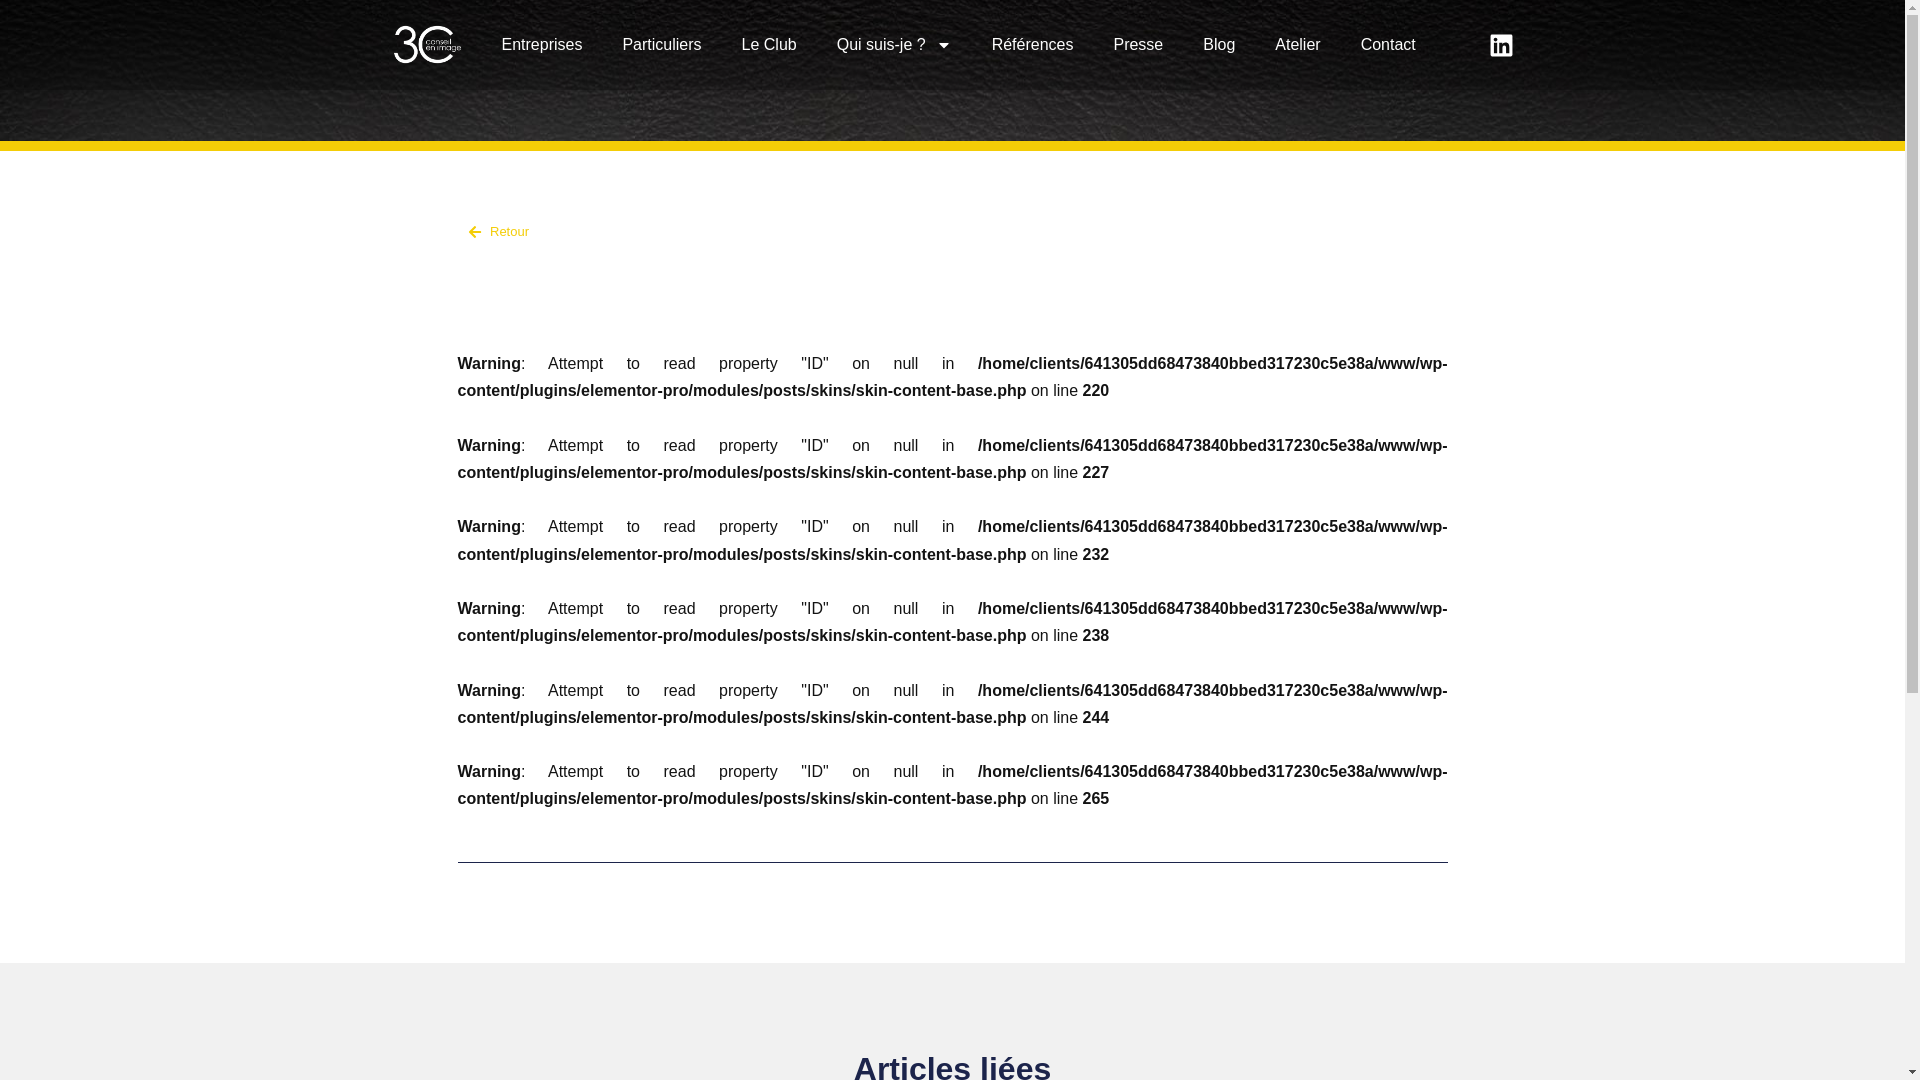  Describe the element at coordinates (1387, 45) in the screenshot. I see `'Contact'` at that location.